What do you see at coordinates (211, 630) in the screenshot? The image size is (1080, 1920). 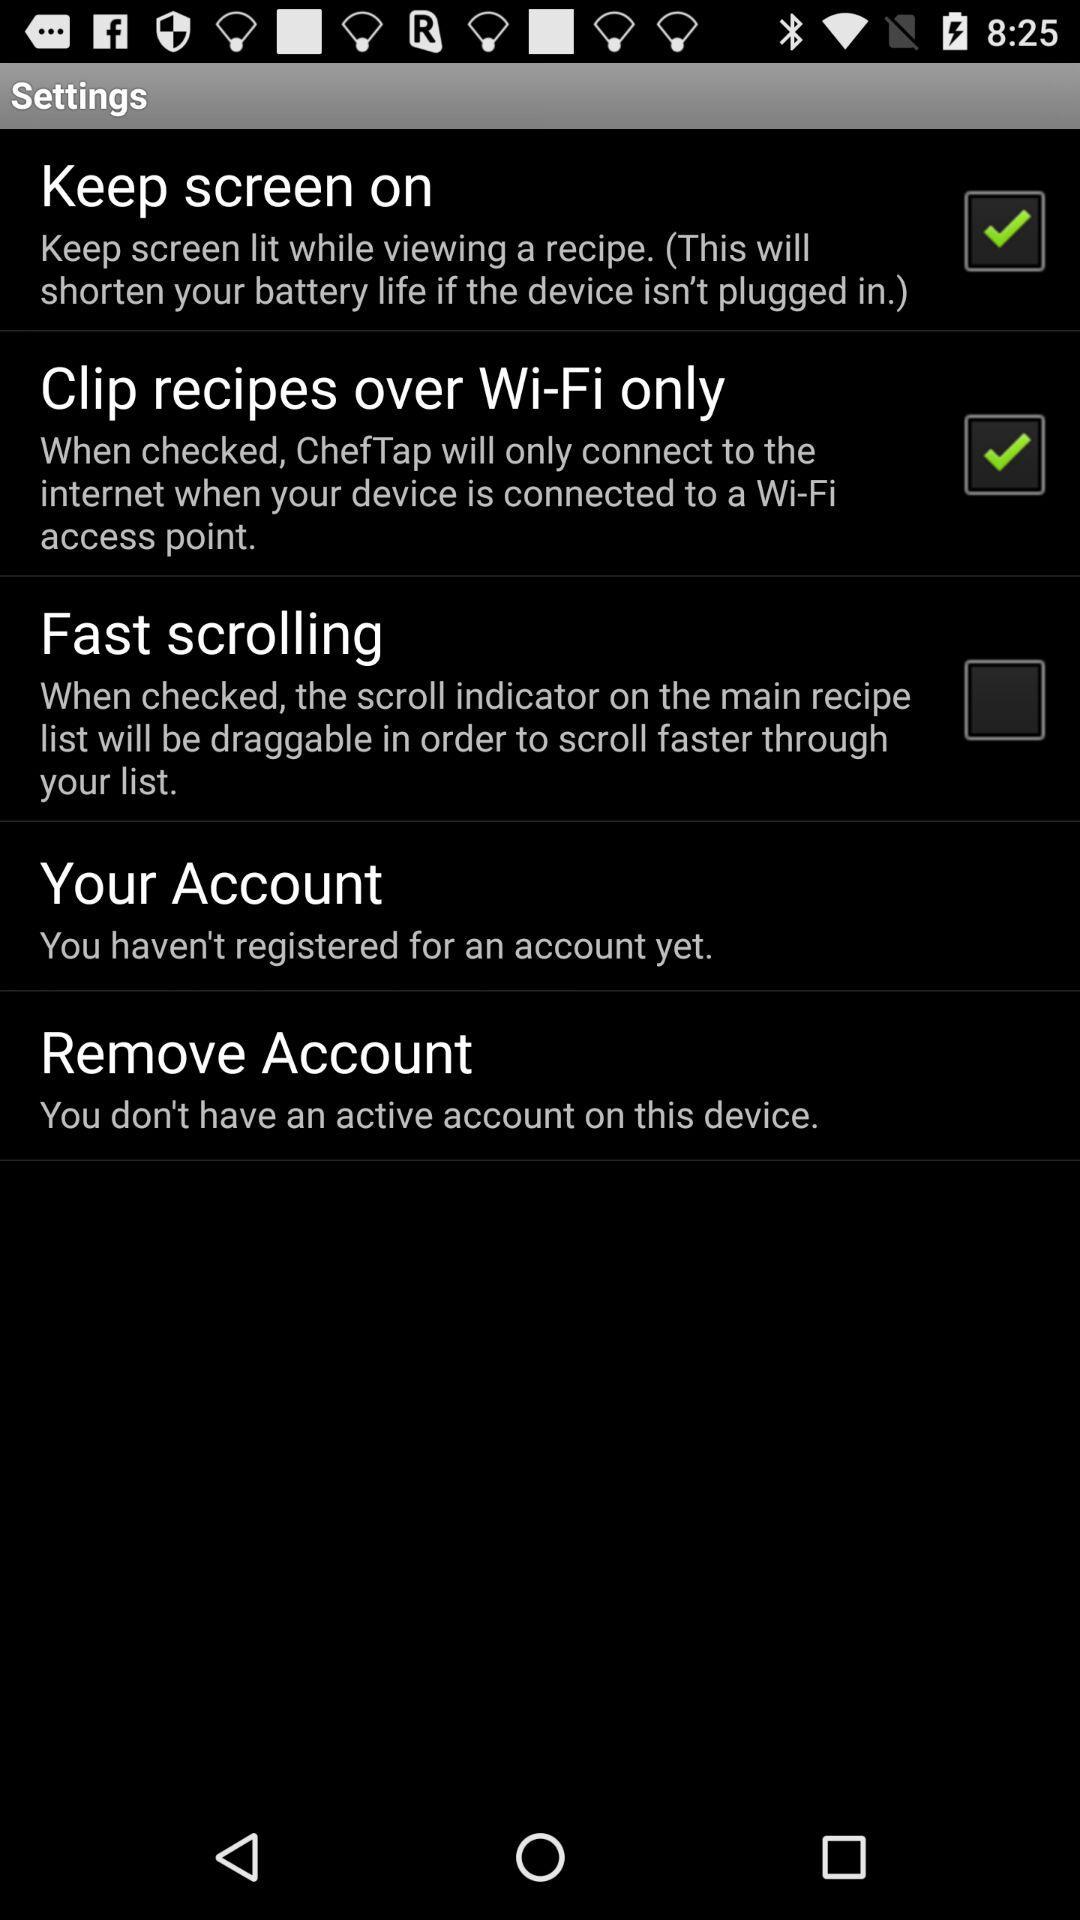 I see `app above the when checked the app` at bounding box center [211, 630].